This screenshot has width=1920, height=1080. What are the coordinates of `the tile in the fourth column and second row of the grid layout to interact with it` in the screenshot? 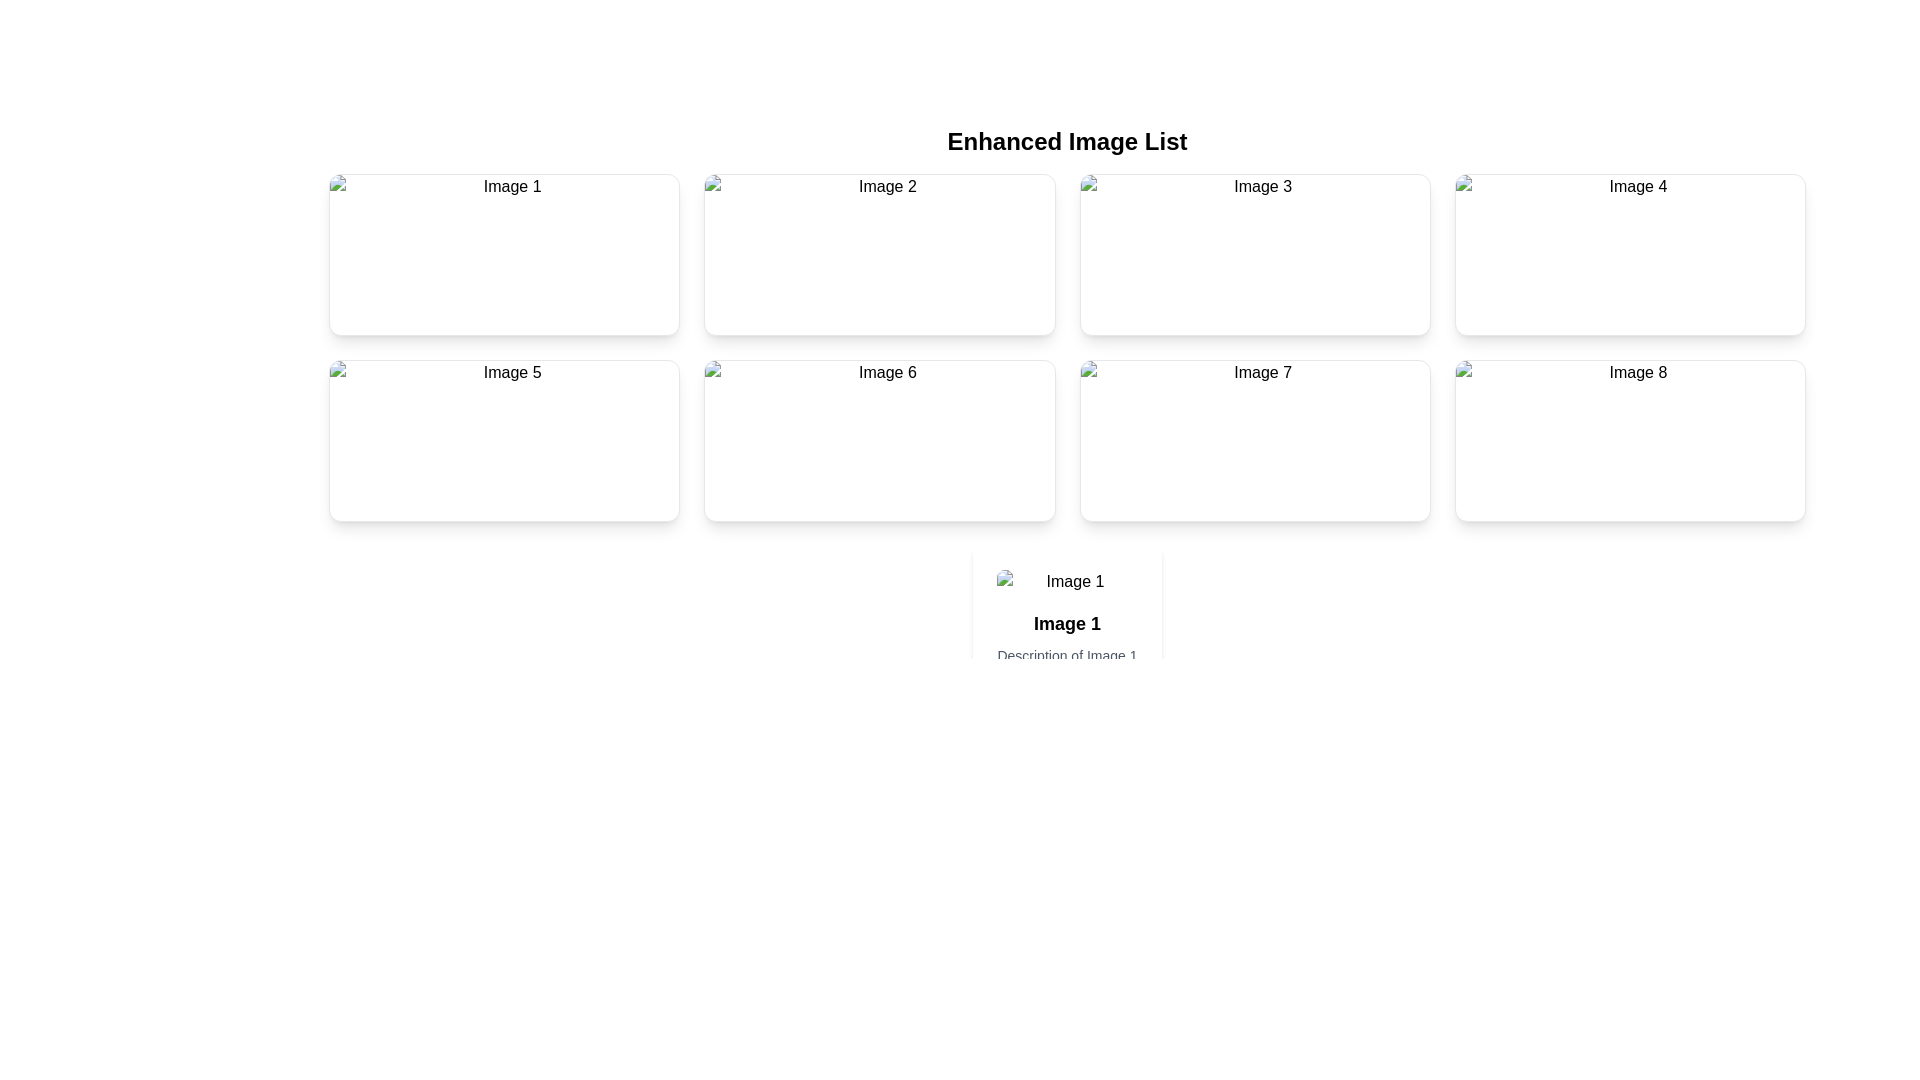 It's located at (1630, 439).